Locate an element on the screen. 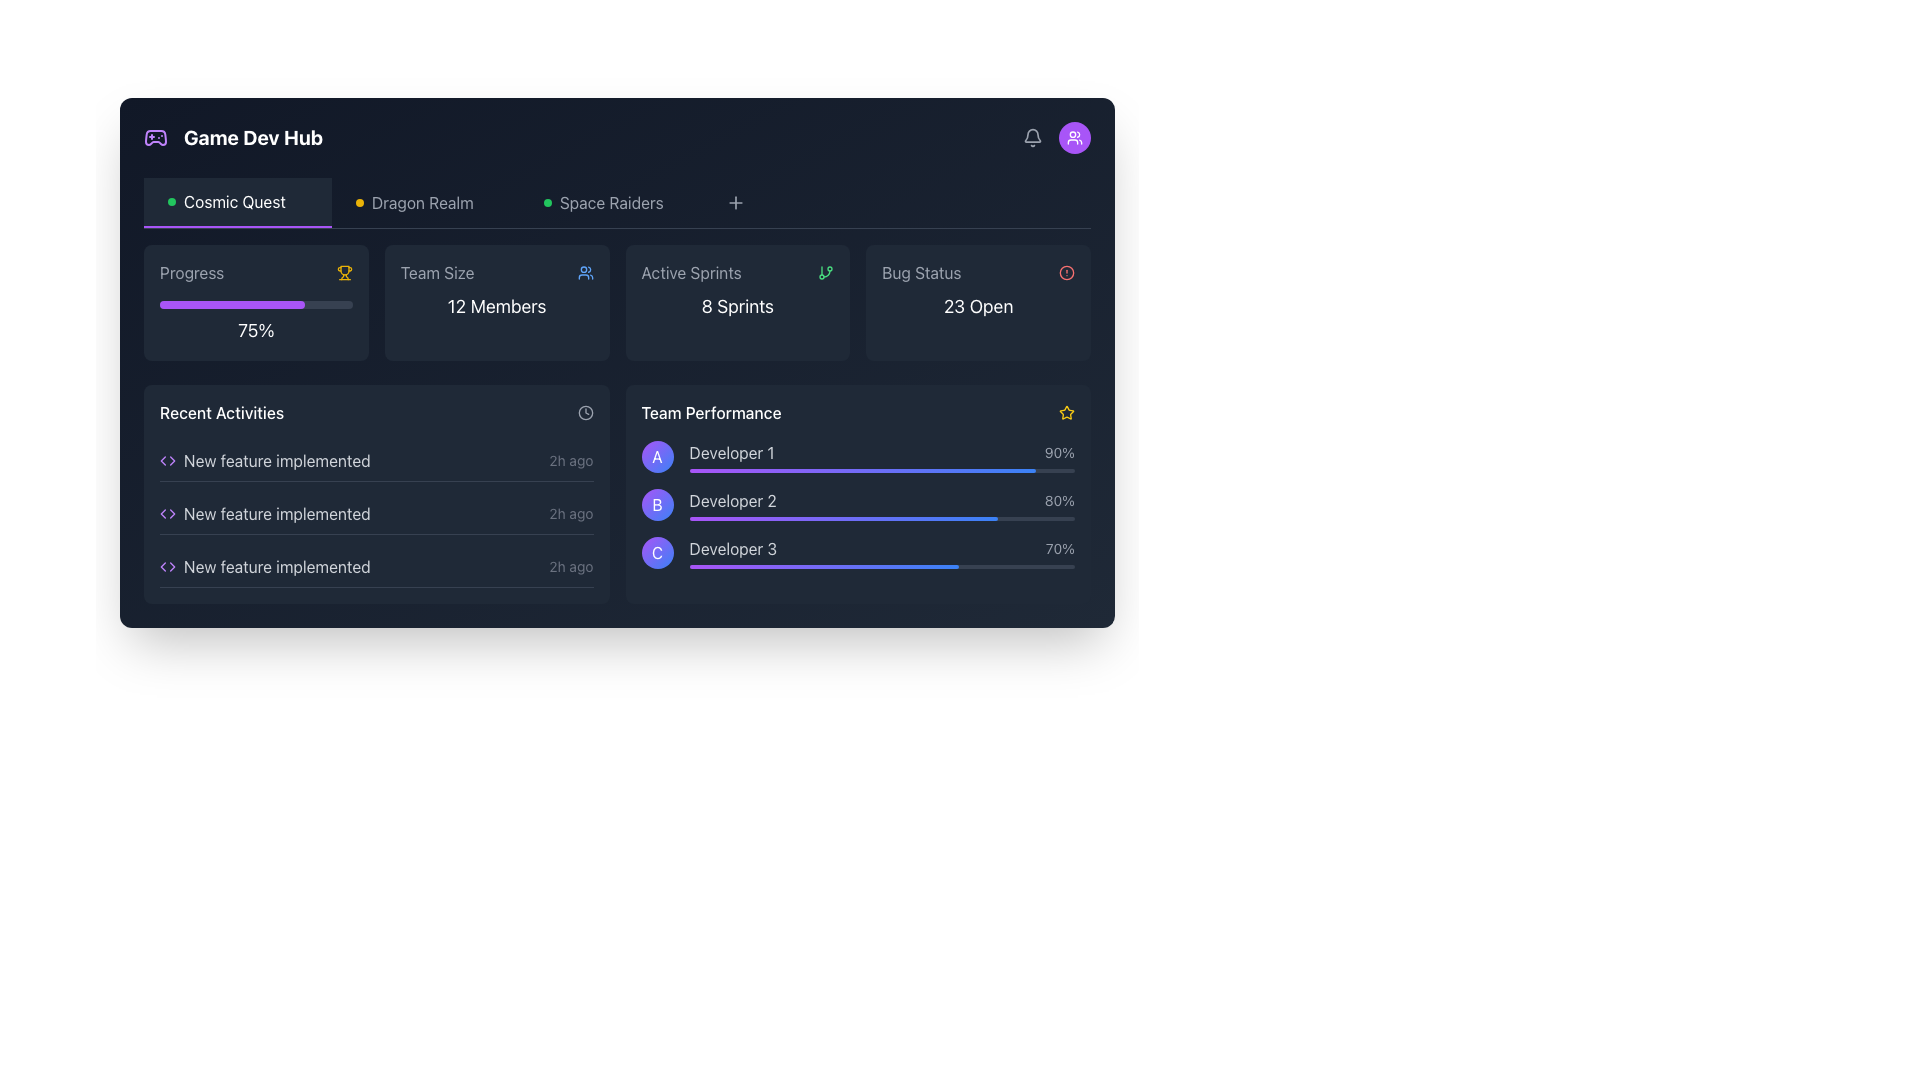 The image size is (1920, 1080). text content of the topmost entry in the 'Recent Activities' section, which indicates the implementation of a new feature, located to the left of a timestamp reading '2h ago' is located at coordinates (264, 461).